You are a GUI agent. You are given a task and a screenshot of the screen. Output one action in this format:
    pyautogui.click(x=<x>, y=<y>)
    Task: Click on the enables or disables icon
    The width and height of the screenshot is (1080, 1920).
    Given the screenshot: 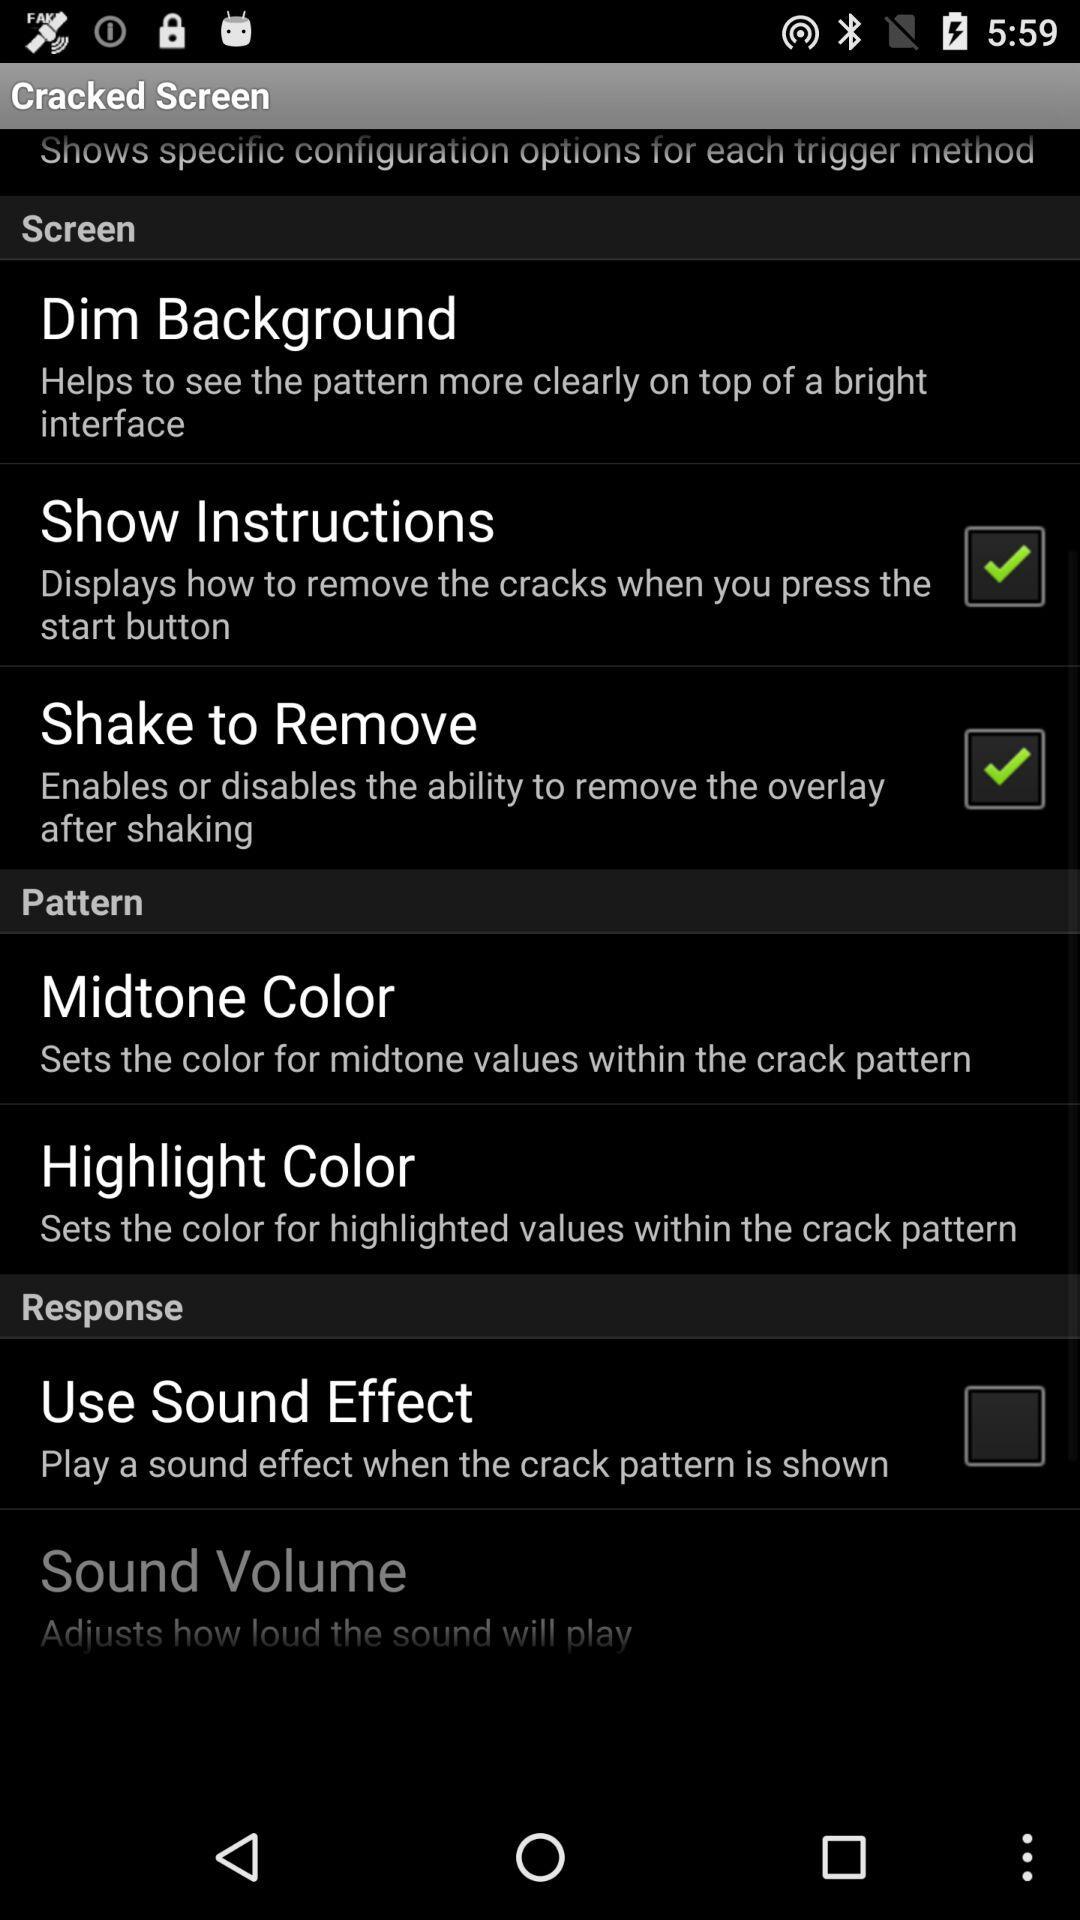 What is the action you would take?
    pyautogui.click(x=489, y=805)
    